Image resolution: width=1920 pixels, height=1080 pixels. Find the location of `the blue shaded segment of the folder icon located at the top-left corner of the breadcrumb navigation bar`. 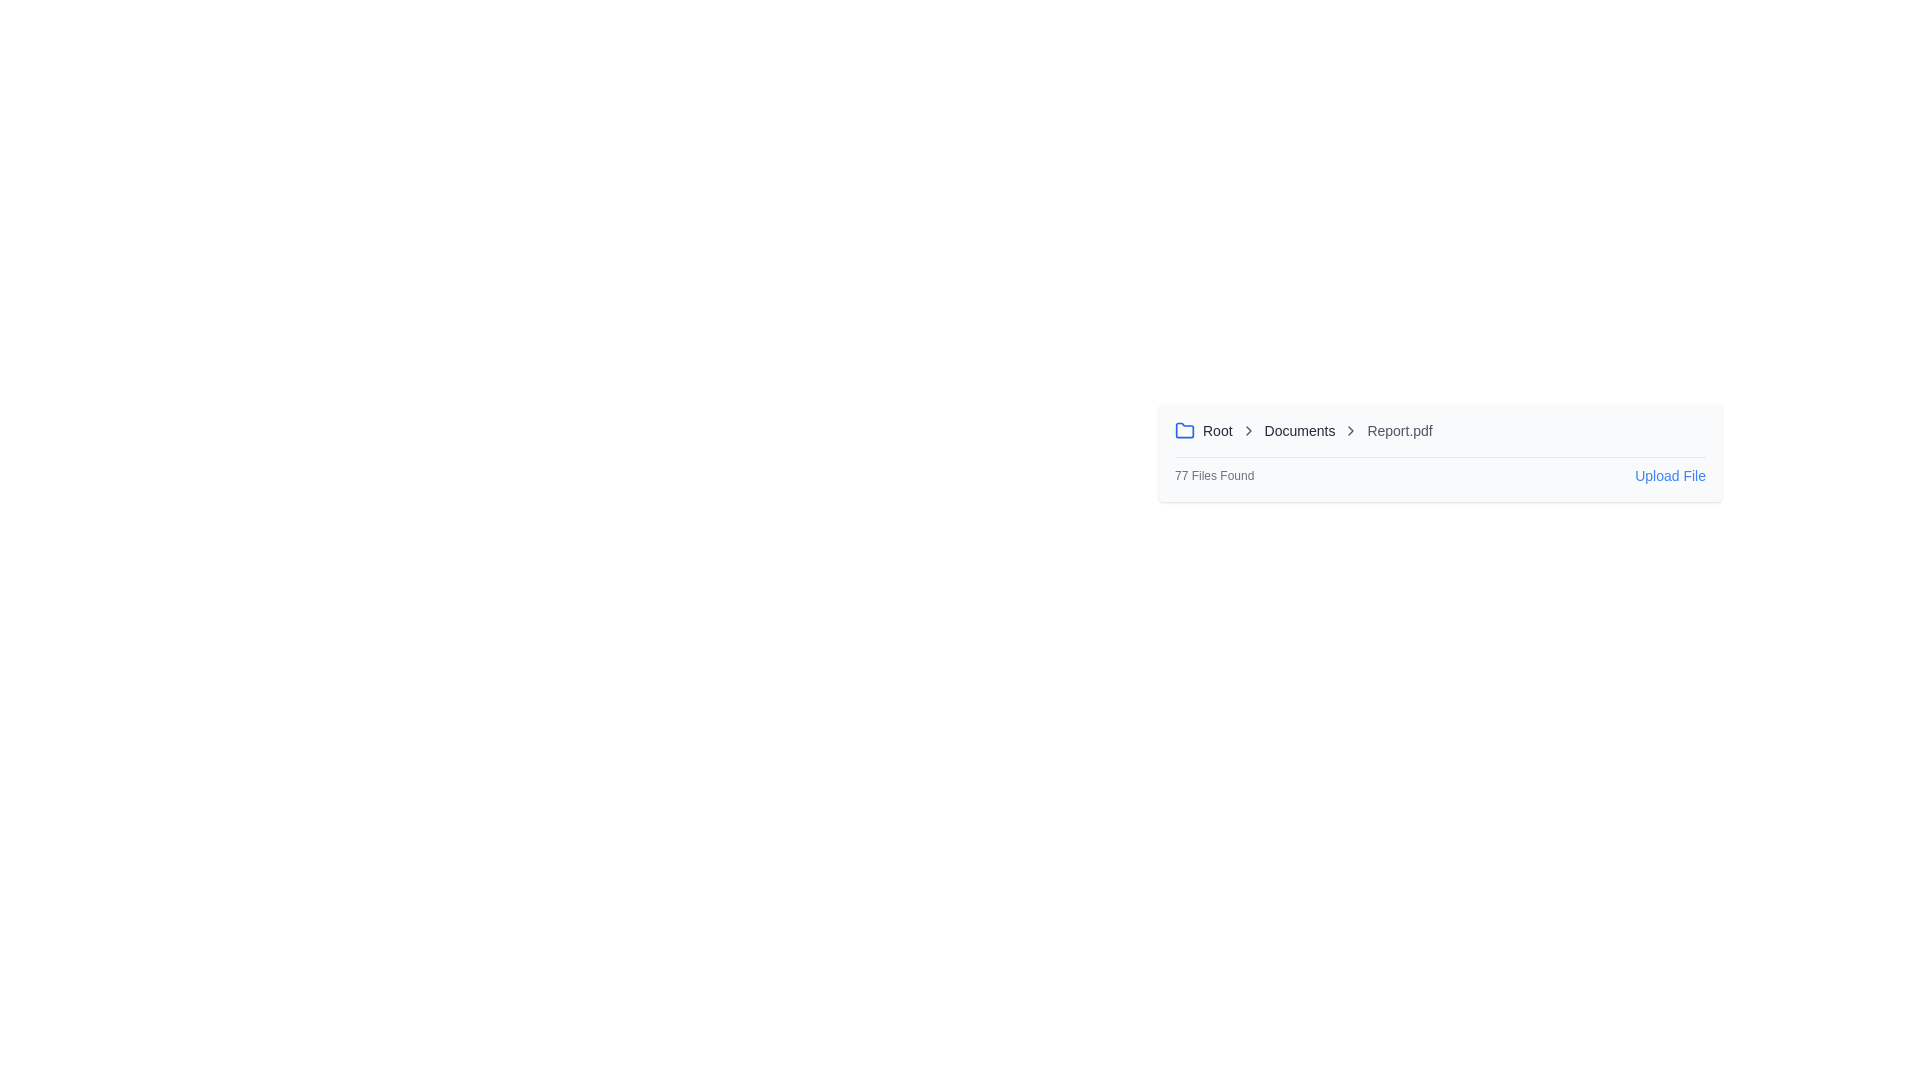

the blue shaded segment of the folder icon located at the top-left corner of the breadcrumb navigation bar is located at coordinates (1185, 428).